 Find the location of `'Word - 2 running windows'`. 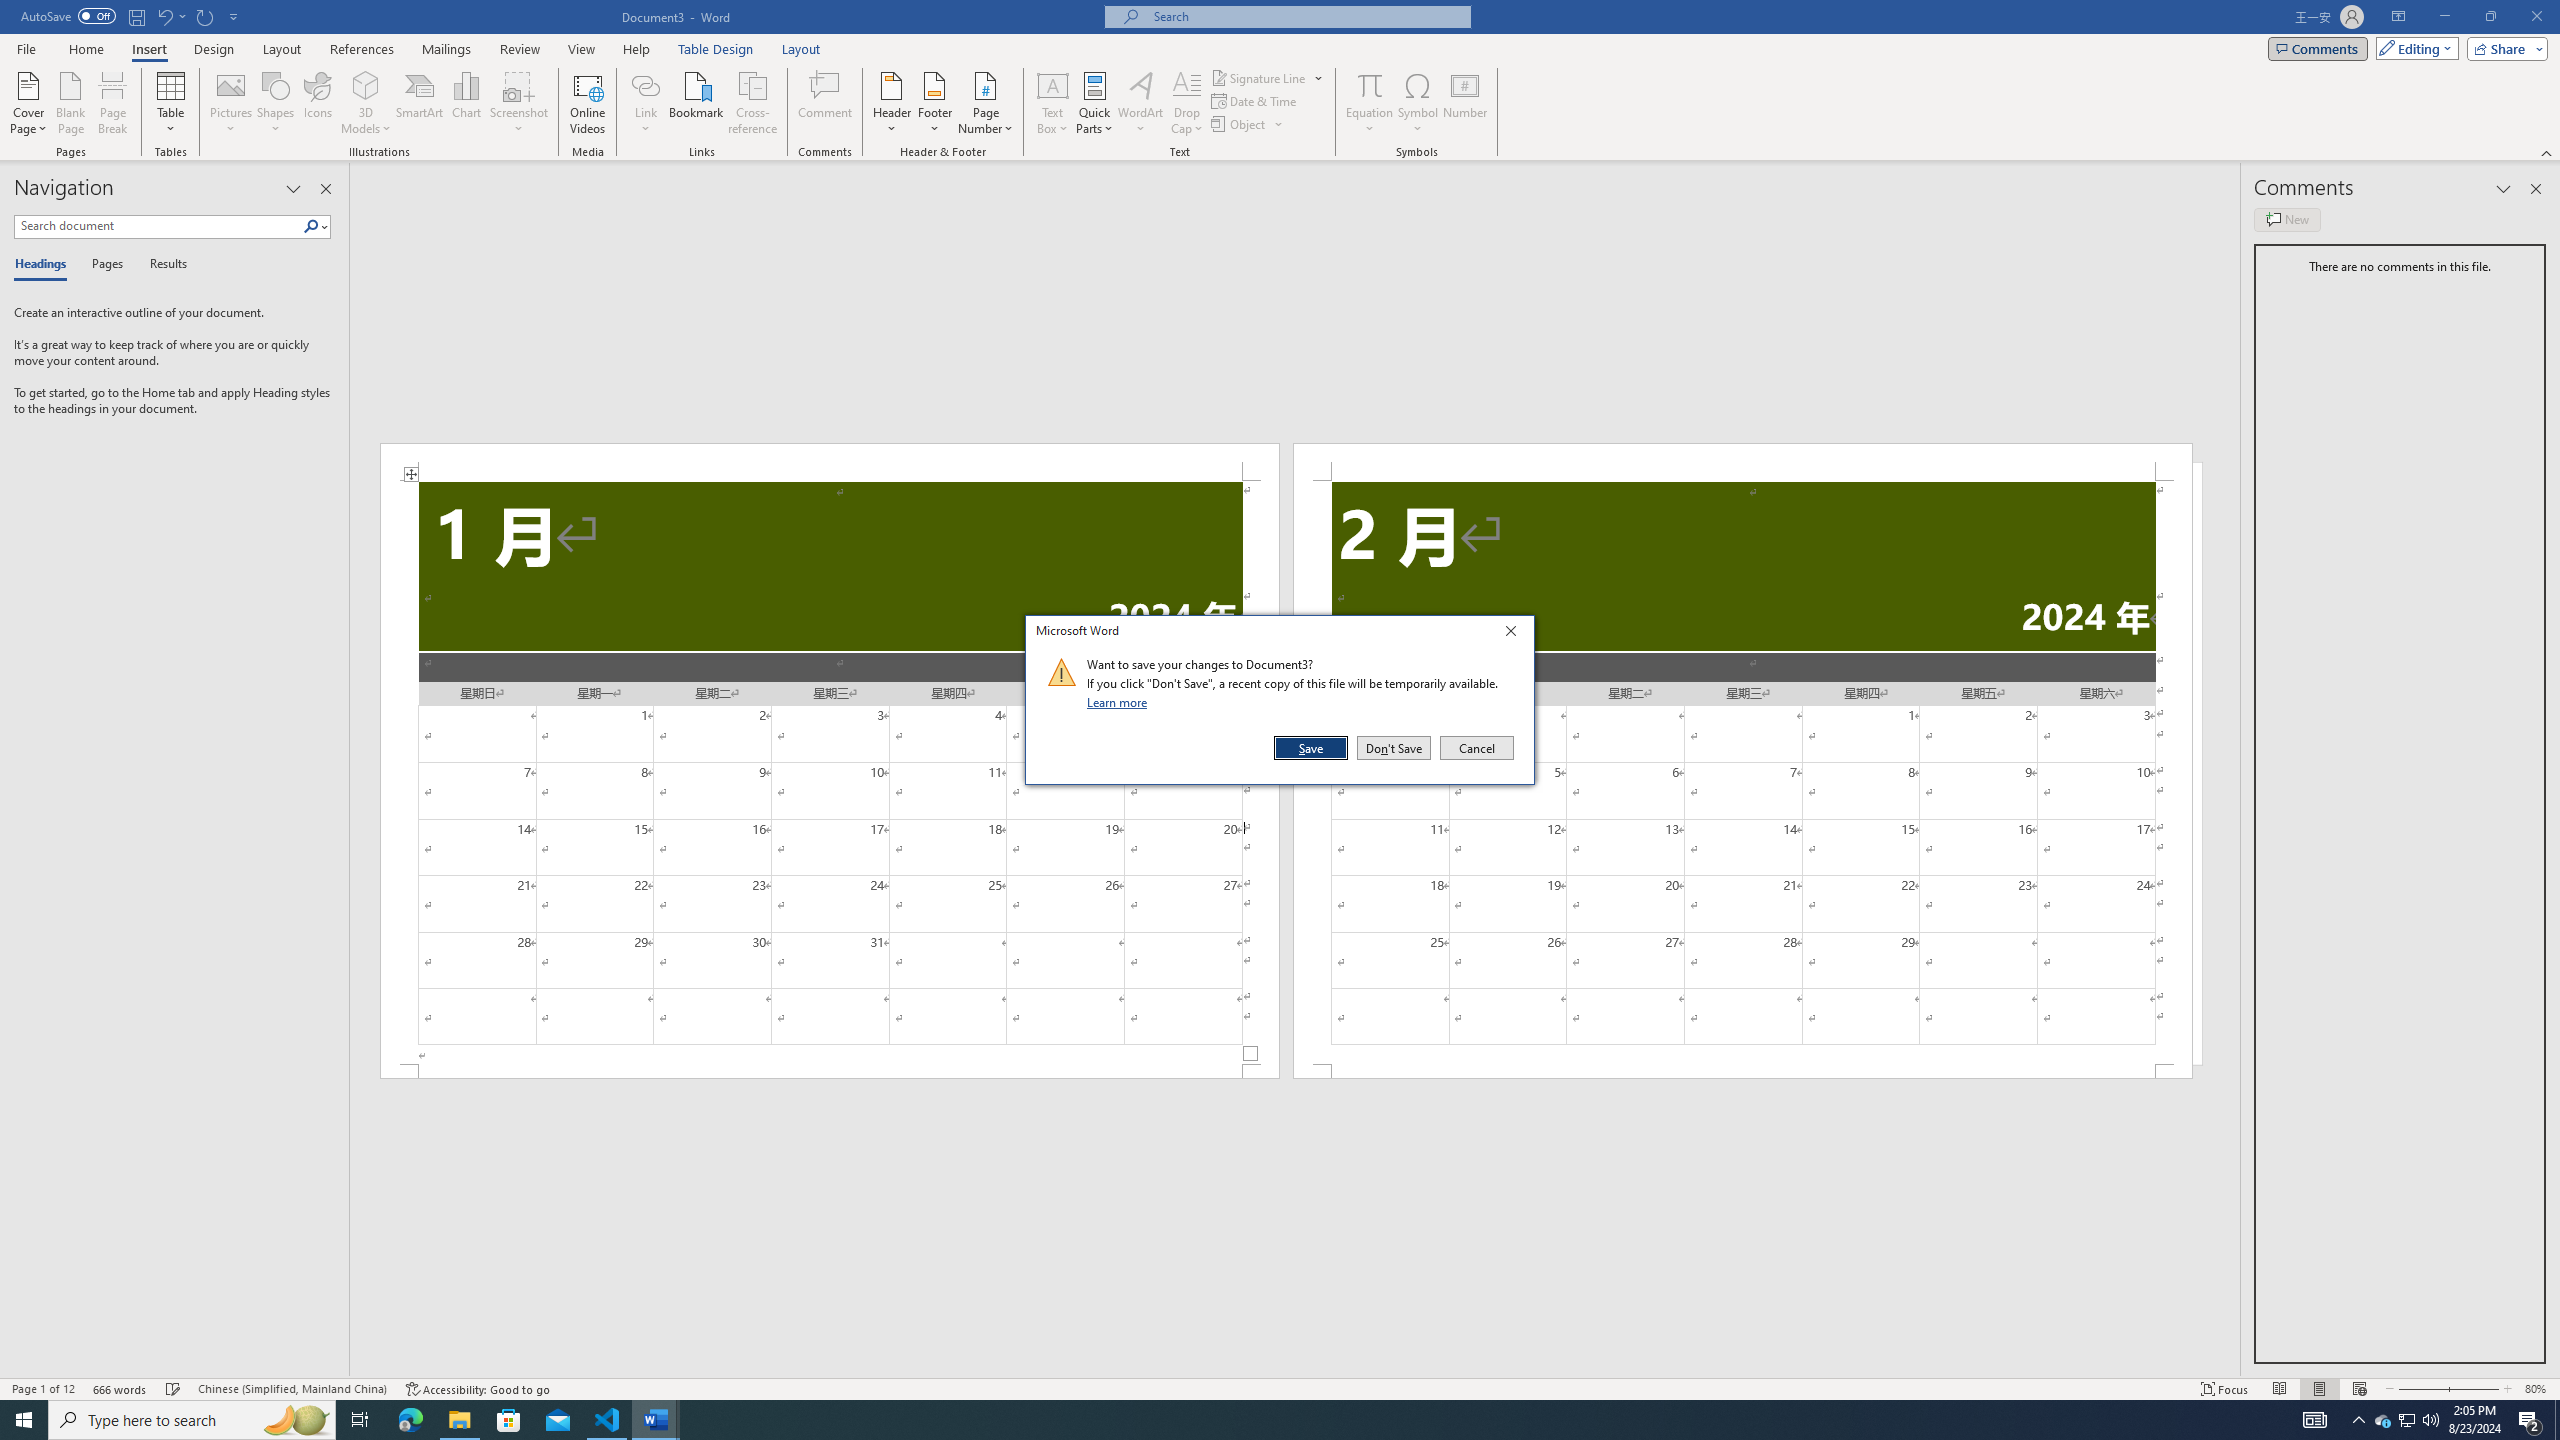

'Word - 2 running windows' is located at coordinates (656, 1418).